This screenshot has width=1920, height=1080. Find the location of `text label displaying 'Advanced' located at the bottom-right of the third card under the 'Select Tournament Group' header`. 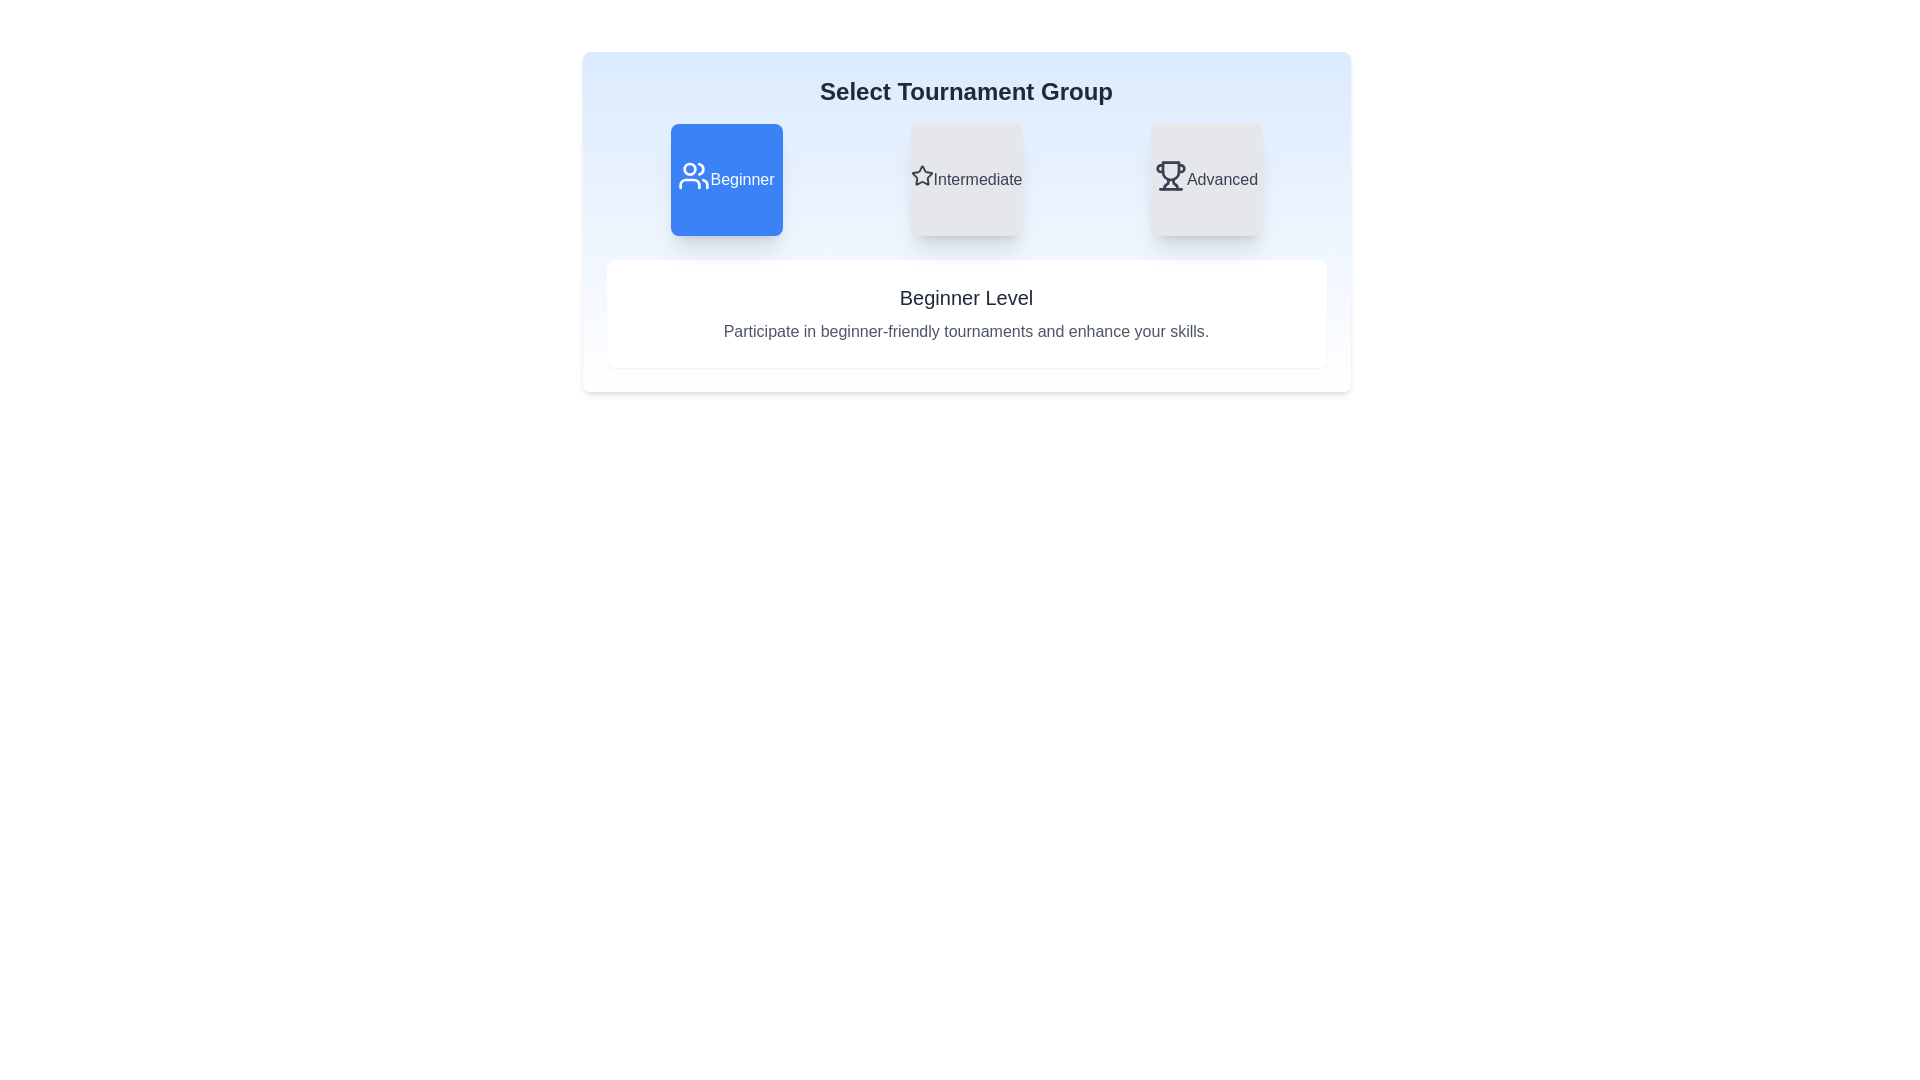

text label displaying 'Advanced' located at the bottom-right of the third card under the 'Select Tournament Group' header is located at coordinates (1221, 180).